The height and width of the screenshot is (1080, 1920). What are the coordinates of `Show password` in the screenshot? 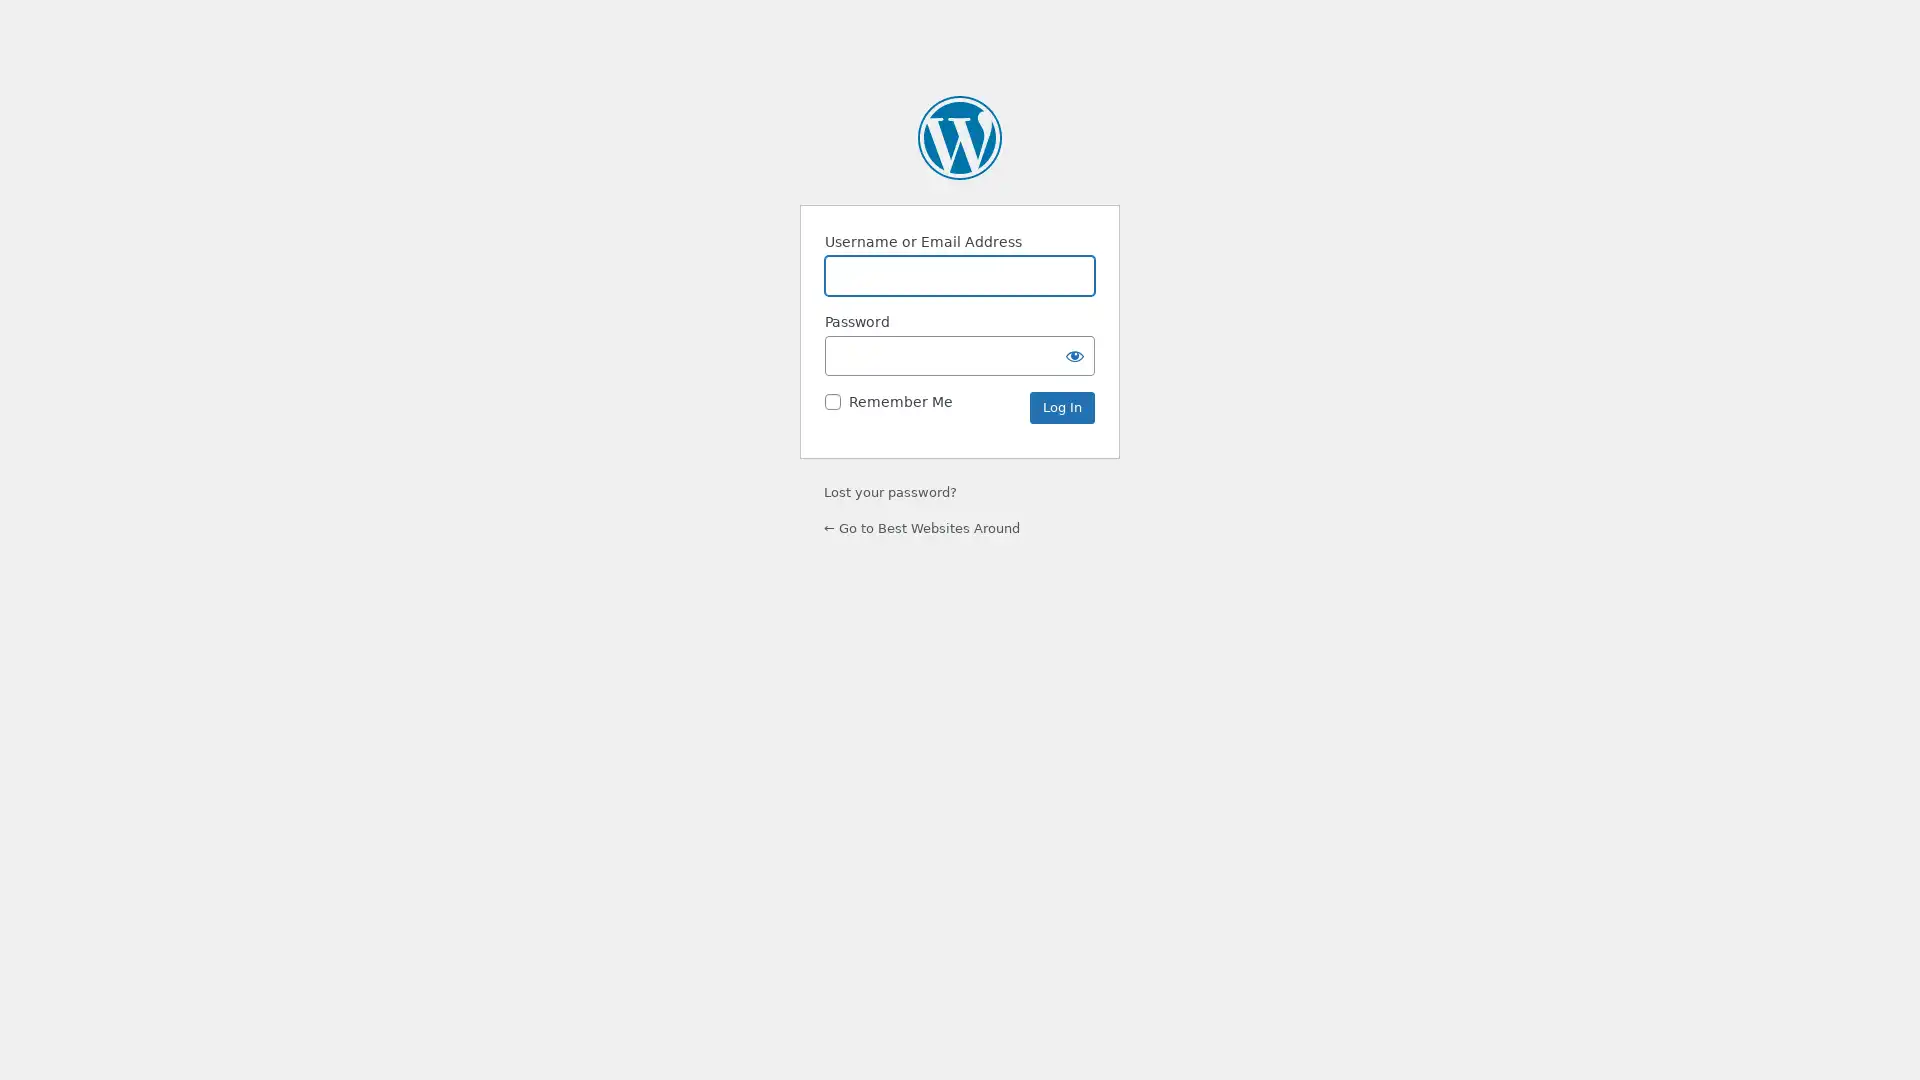 It's located at (1074, 354).